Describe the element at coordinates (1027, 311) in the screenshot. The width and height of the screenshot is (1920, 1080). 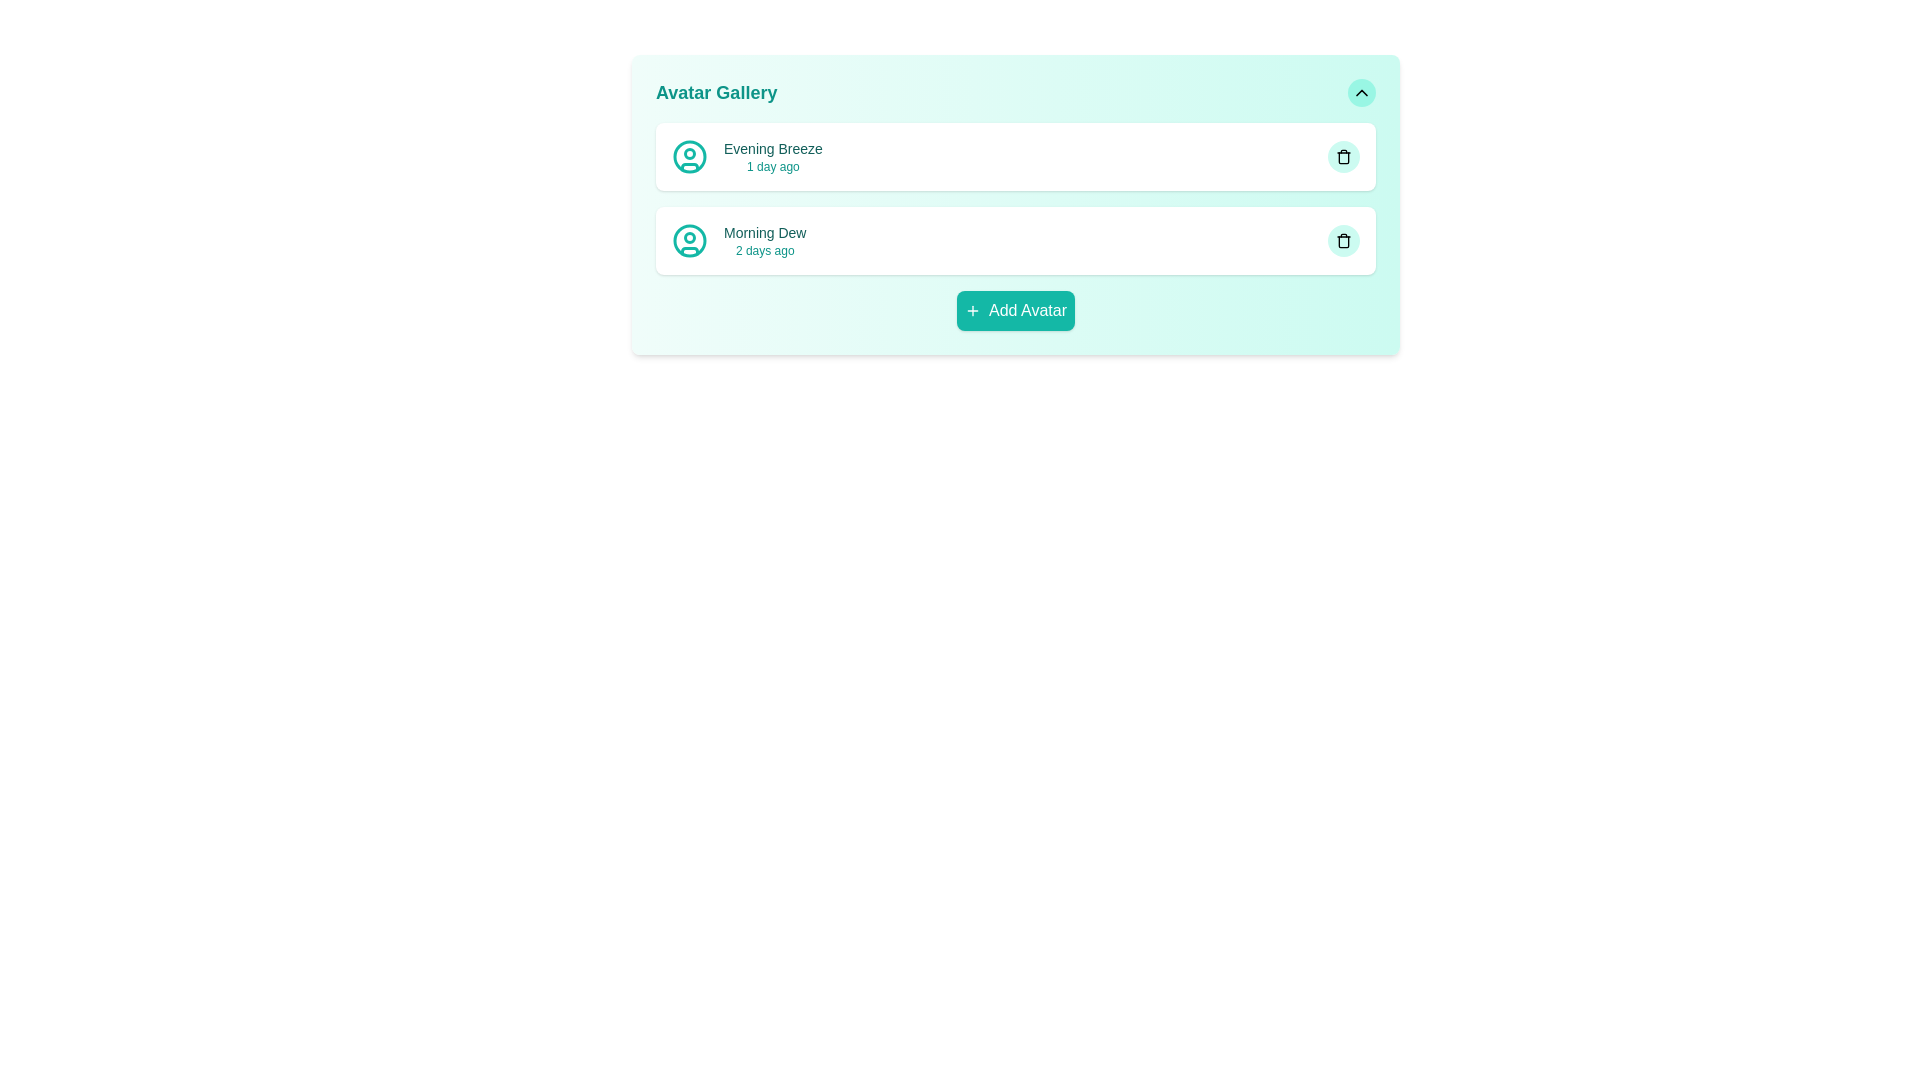
I see `the button labeled` at that location.